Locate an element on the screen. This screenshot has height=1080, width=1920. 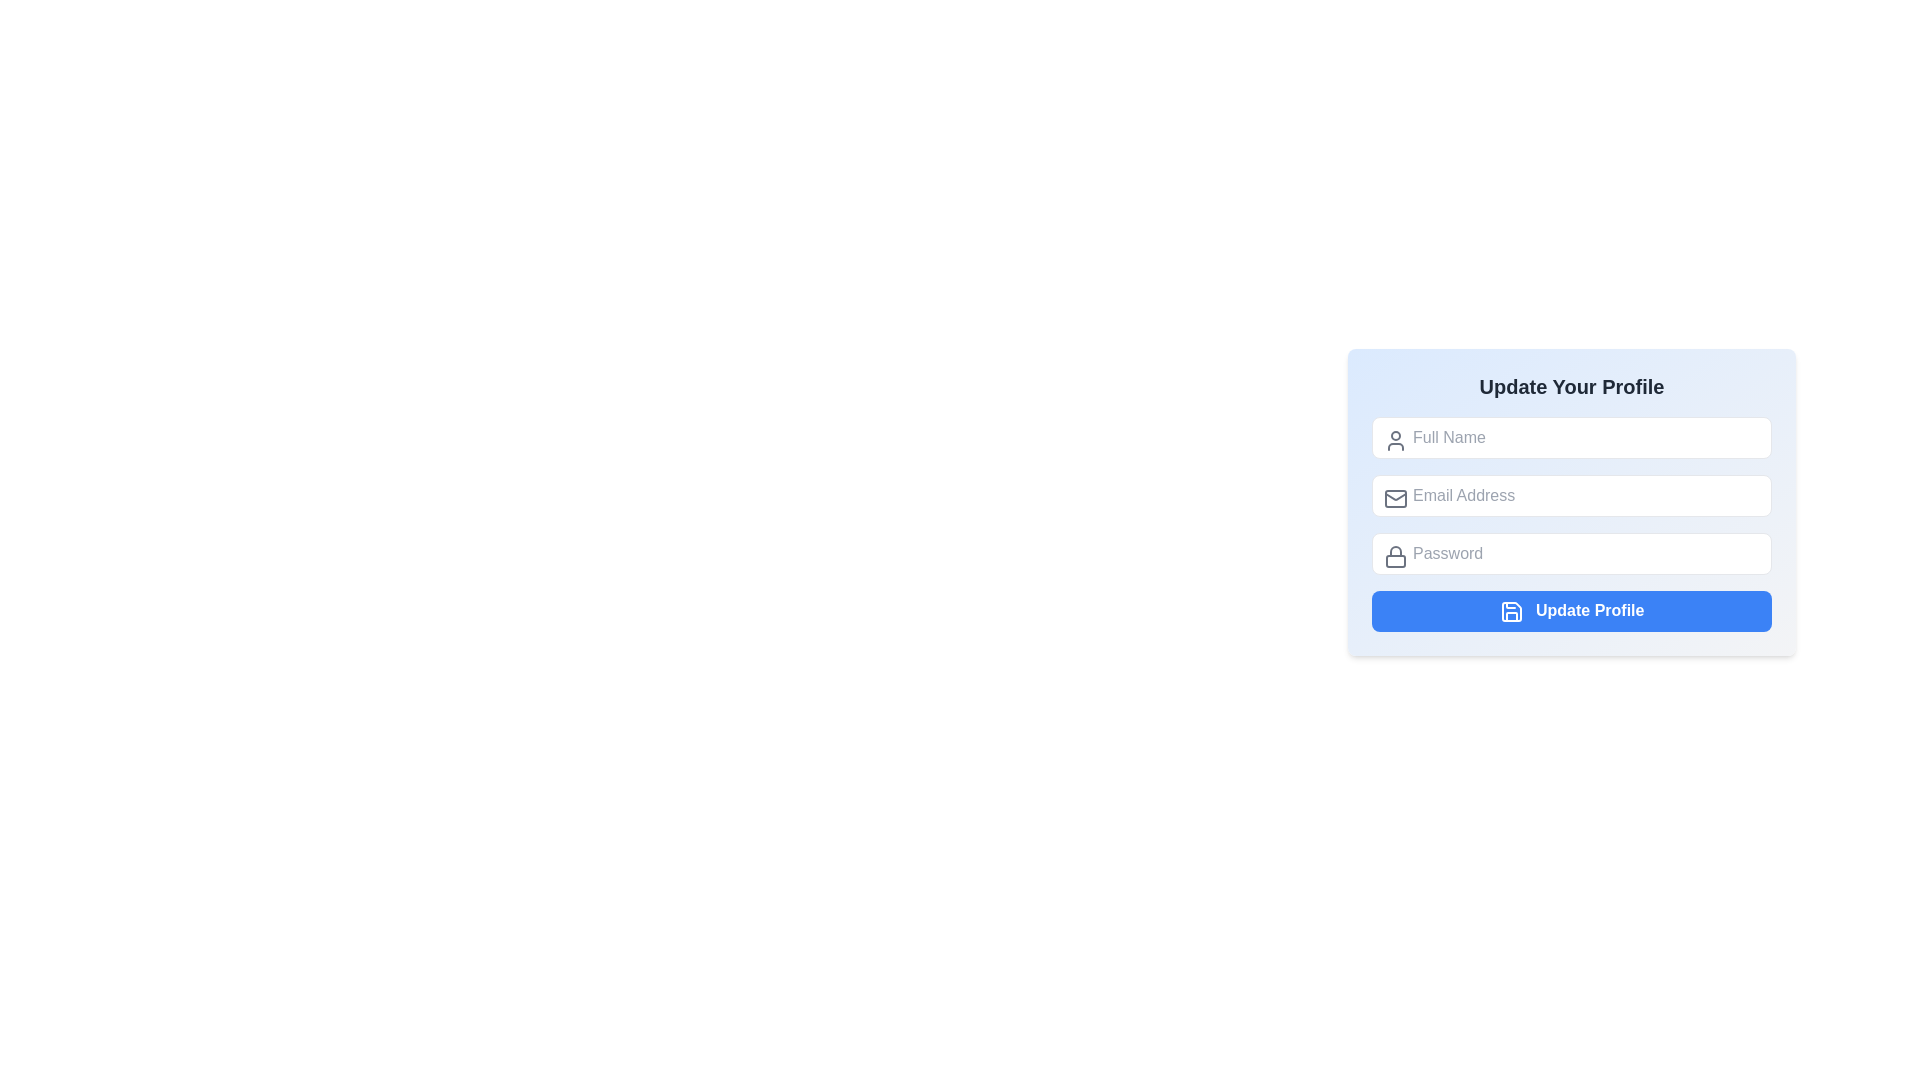
the decorative envelope icon that indicates the 'Email Address' input field within the profile update form is located at coordinates (1395, 497).